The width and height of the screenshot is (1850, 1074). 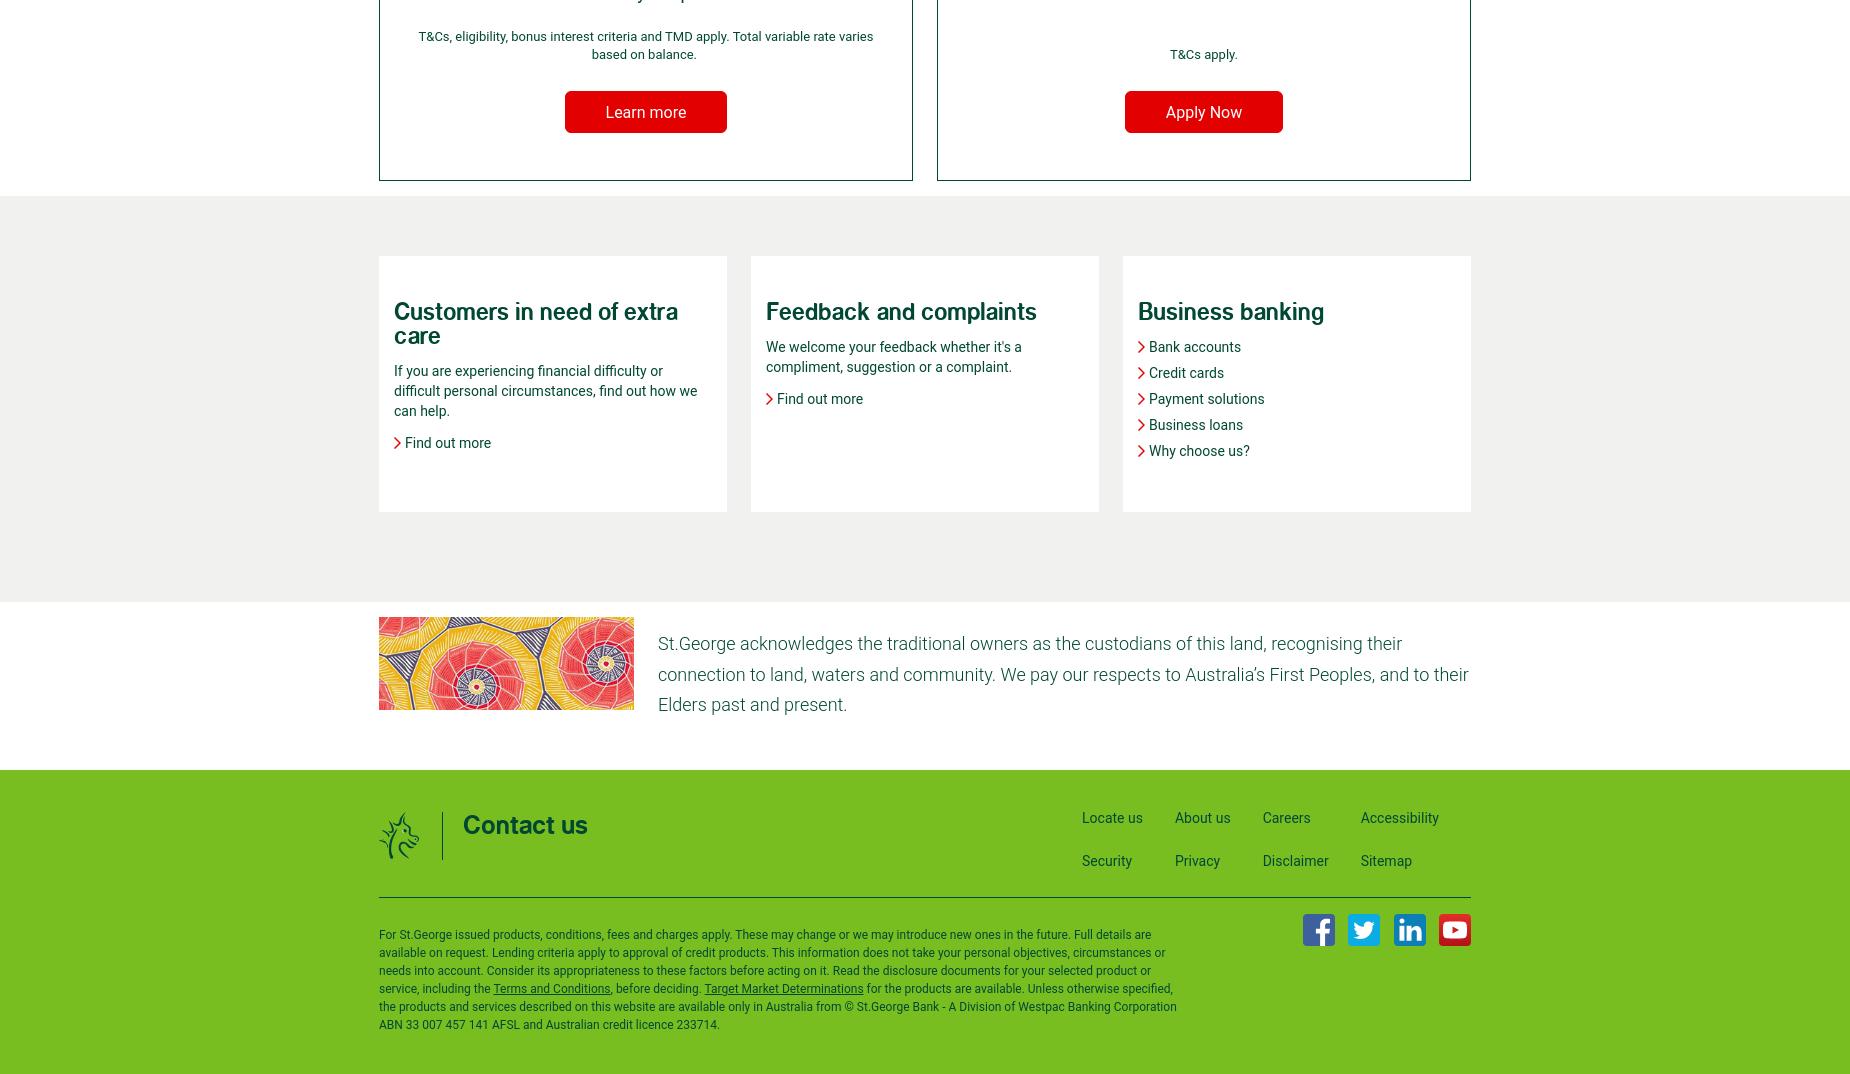 What do you see at coordinates (1229, 311) in the screenshot?
I see `'Business banking'` at bounding box center [1229, 311].